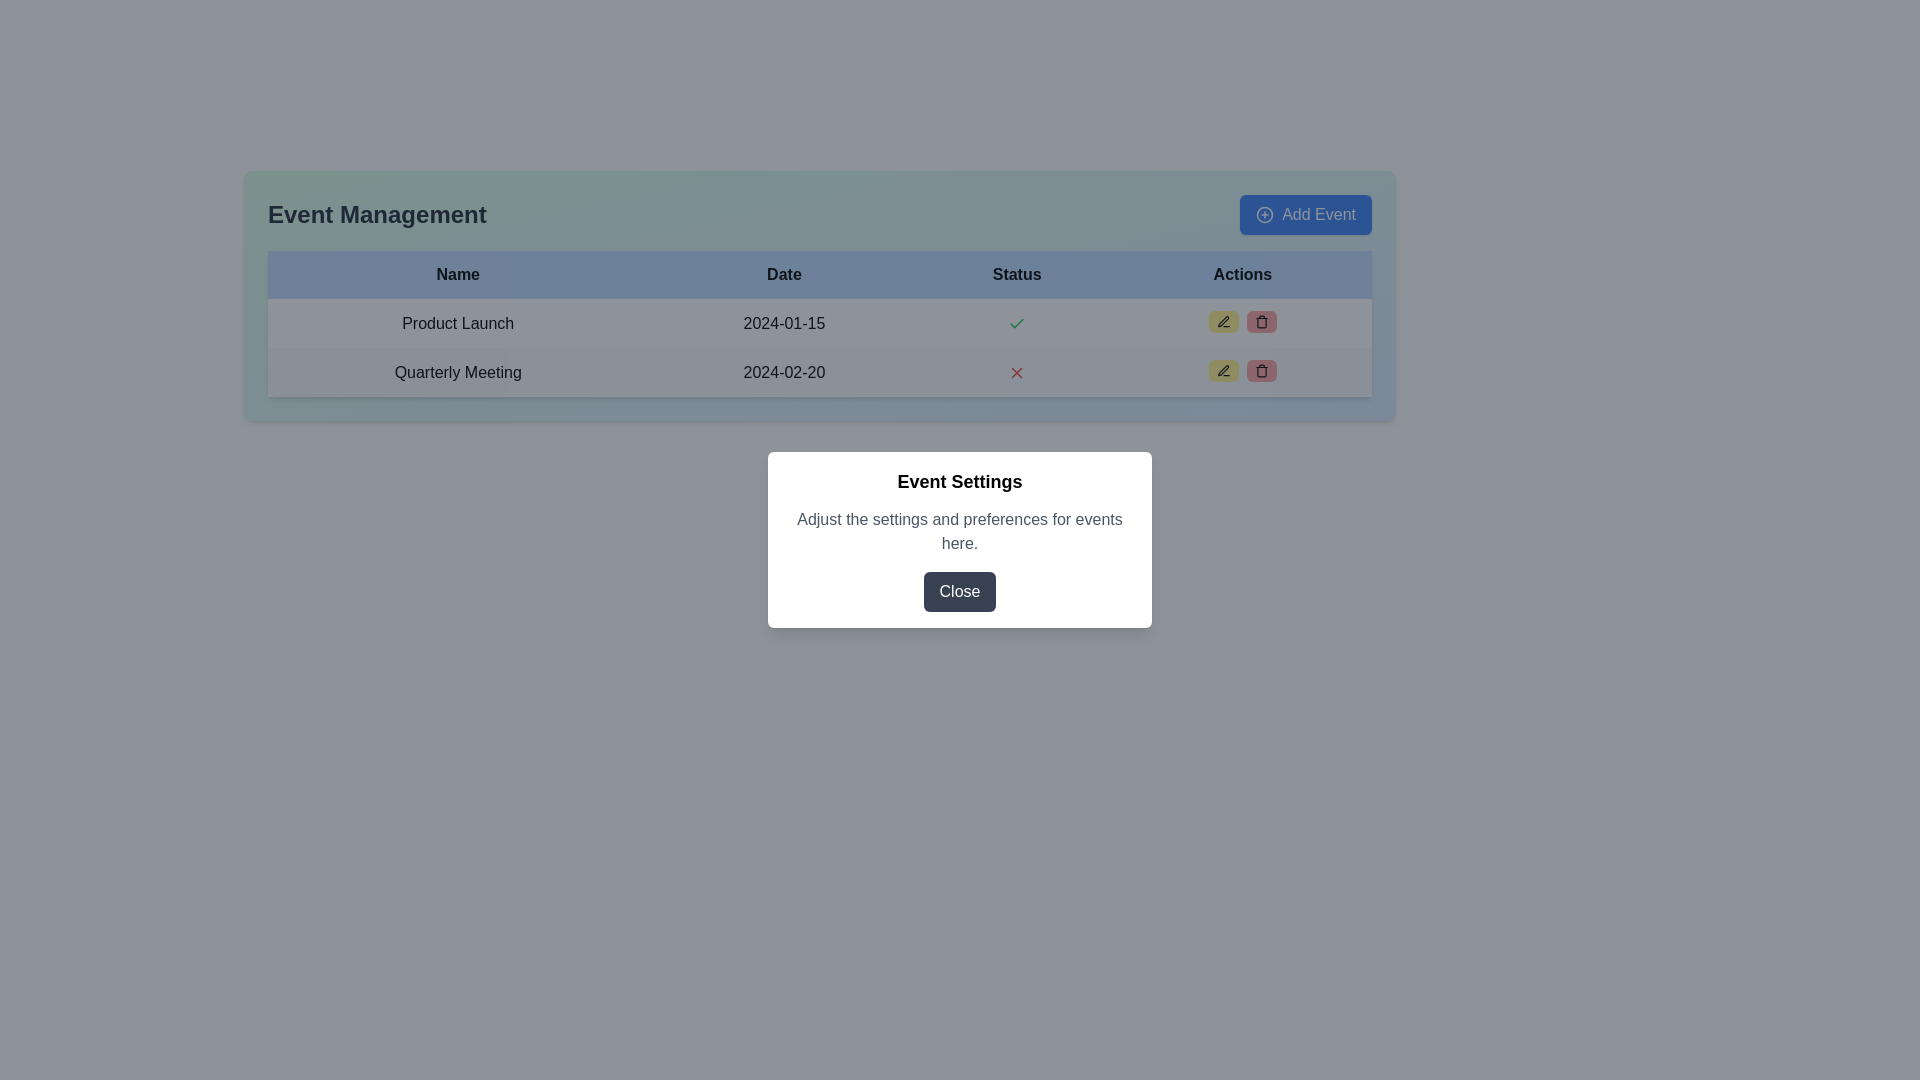 This screenshot has height=1080, width=1920. Describe the element at coordinates (1264, 215) in the screenshot. I see `the circular outline icon with a plus sign inside, located on the left side of the 'Add Event' button in the 'Event Management' panel` at that location.